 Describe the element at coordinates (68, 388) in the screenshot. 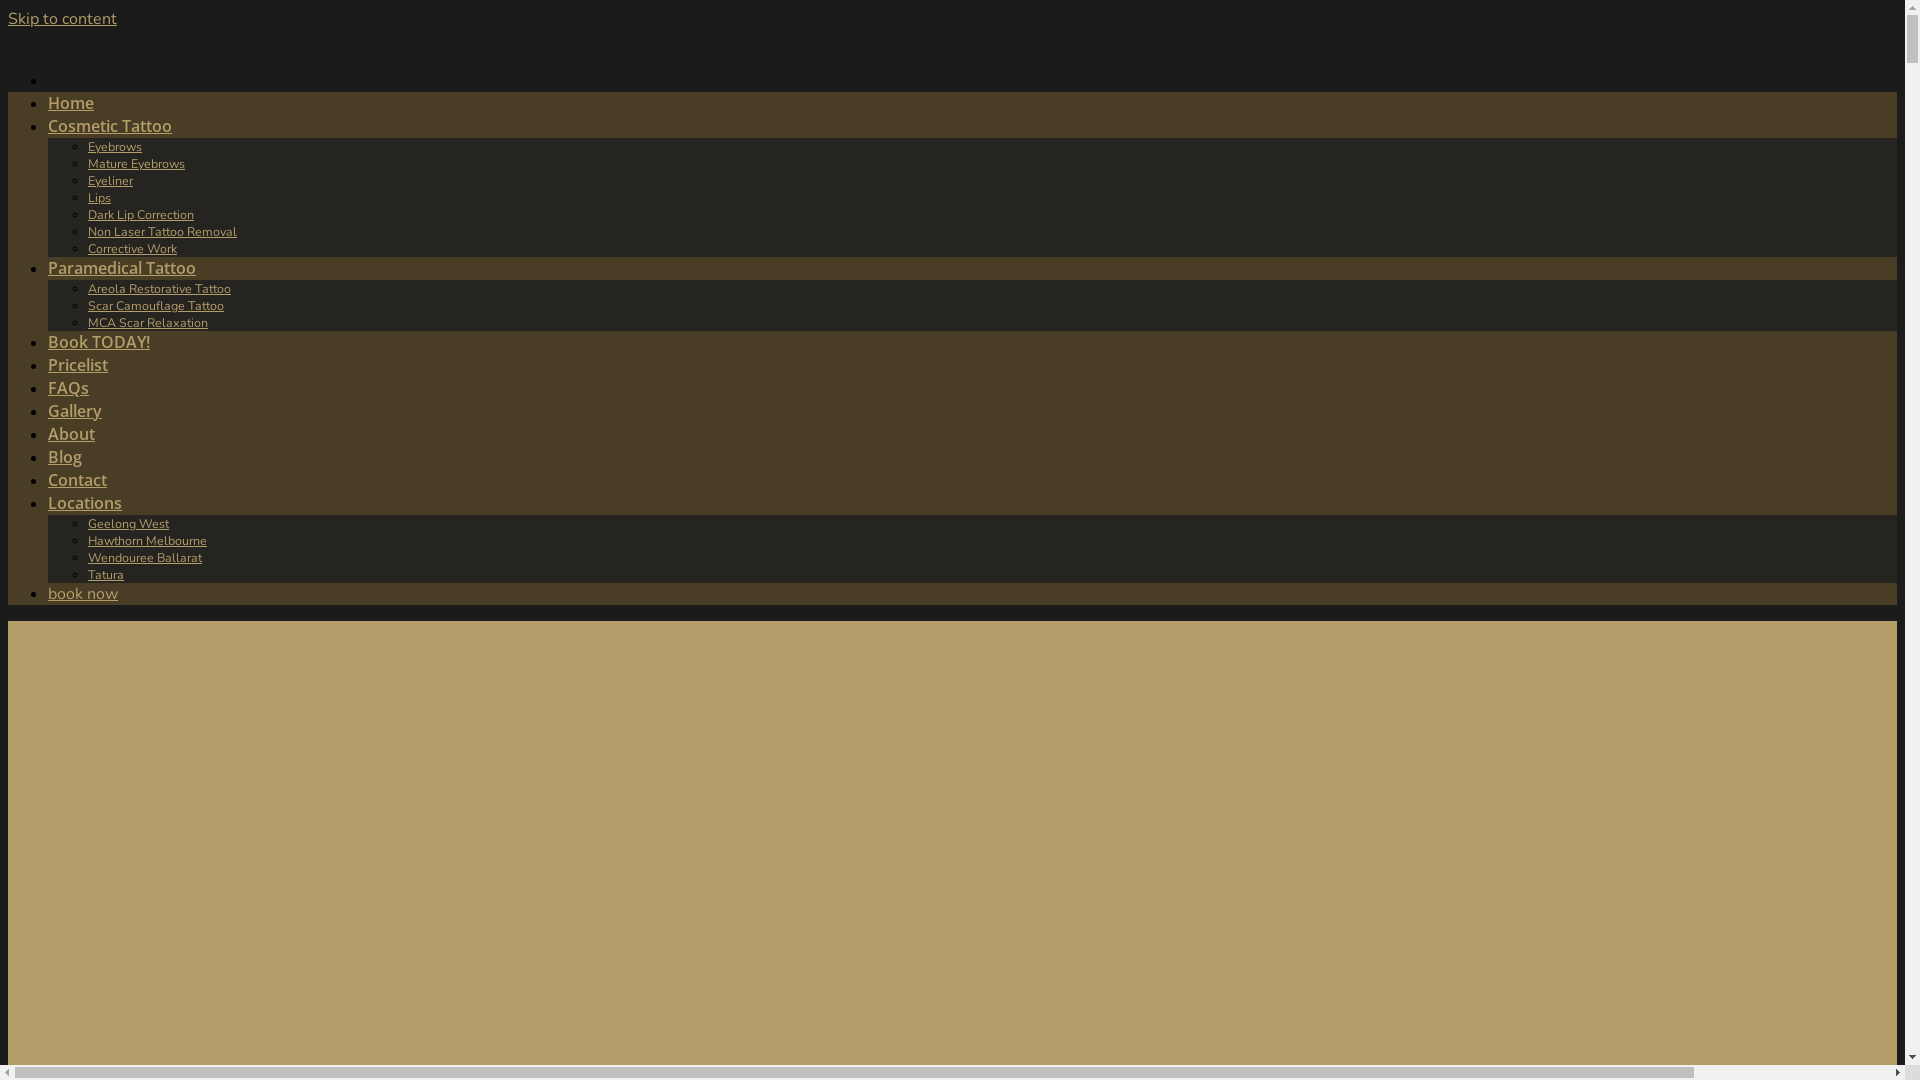

I see `'FAQs'` at that location.